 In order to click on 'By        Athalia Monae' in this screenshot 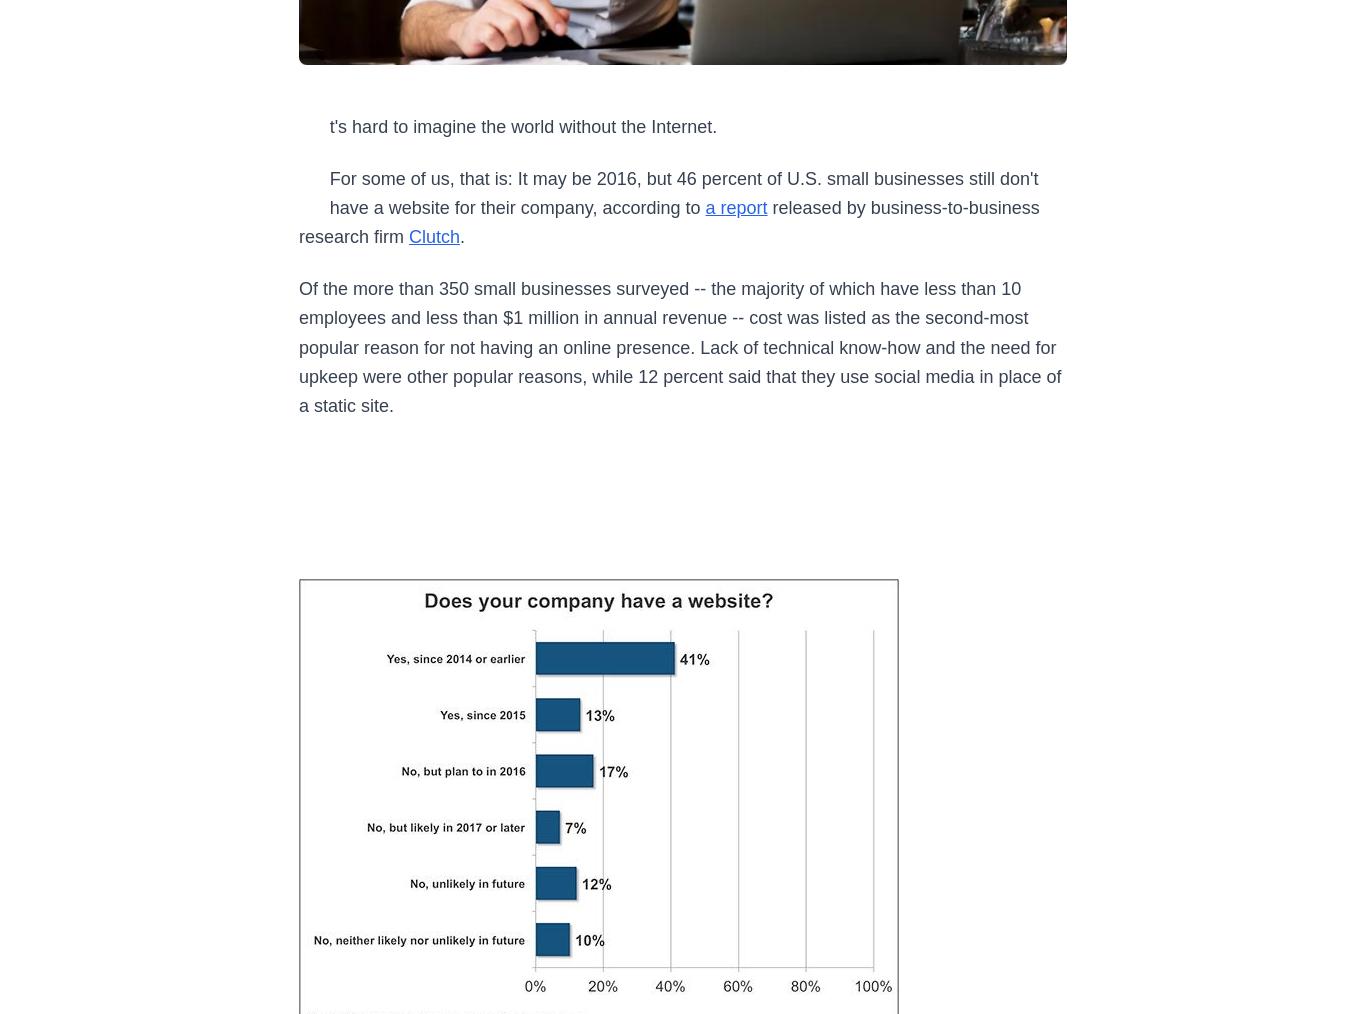, I will do `click(350, 9)`.